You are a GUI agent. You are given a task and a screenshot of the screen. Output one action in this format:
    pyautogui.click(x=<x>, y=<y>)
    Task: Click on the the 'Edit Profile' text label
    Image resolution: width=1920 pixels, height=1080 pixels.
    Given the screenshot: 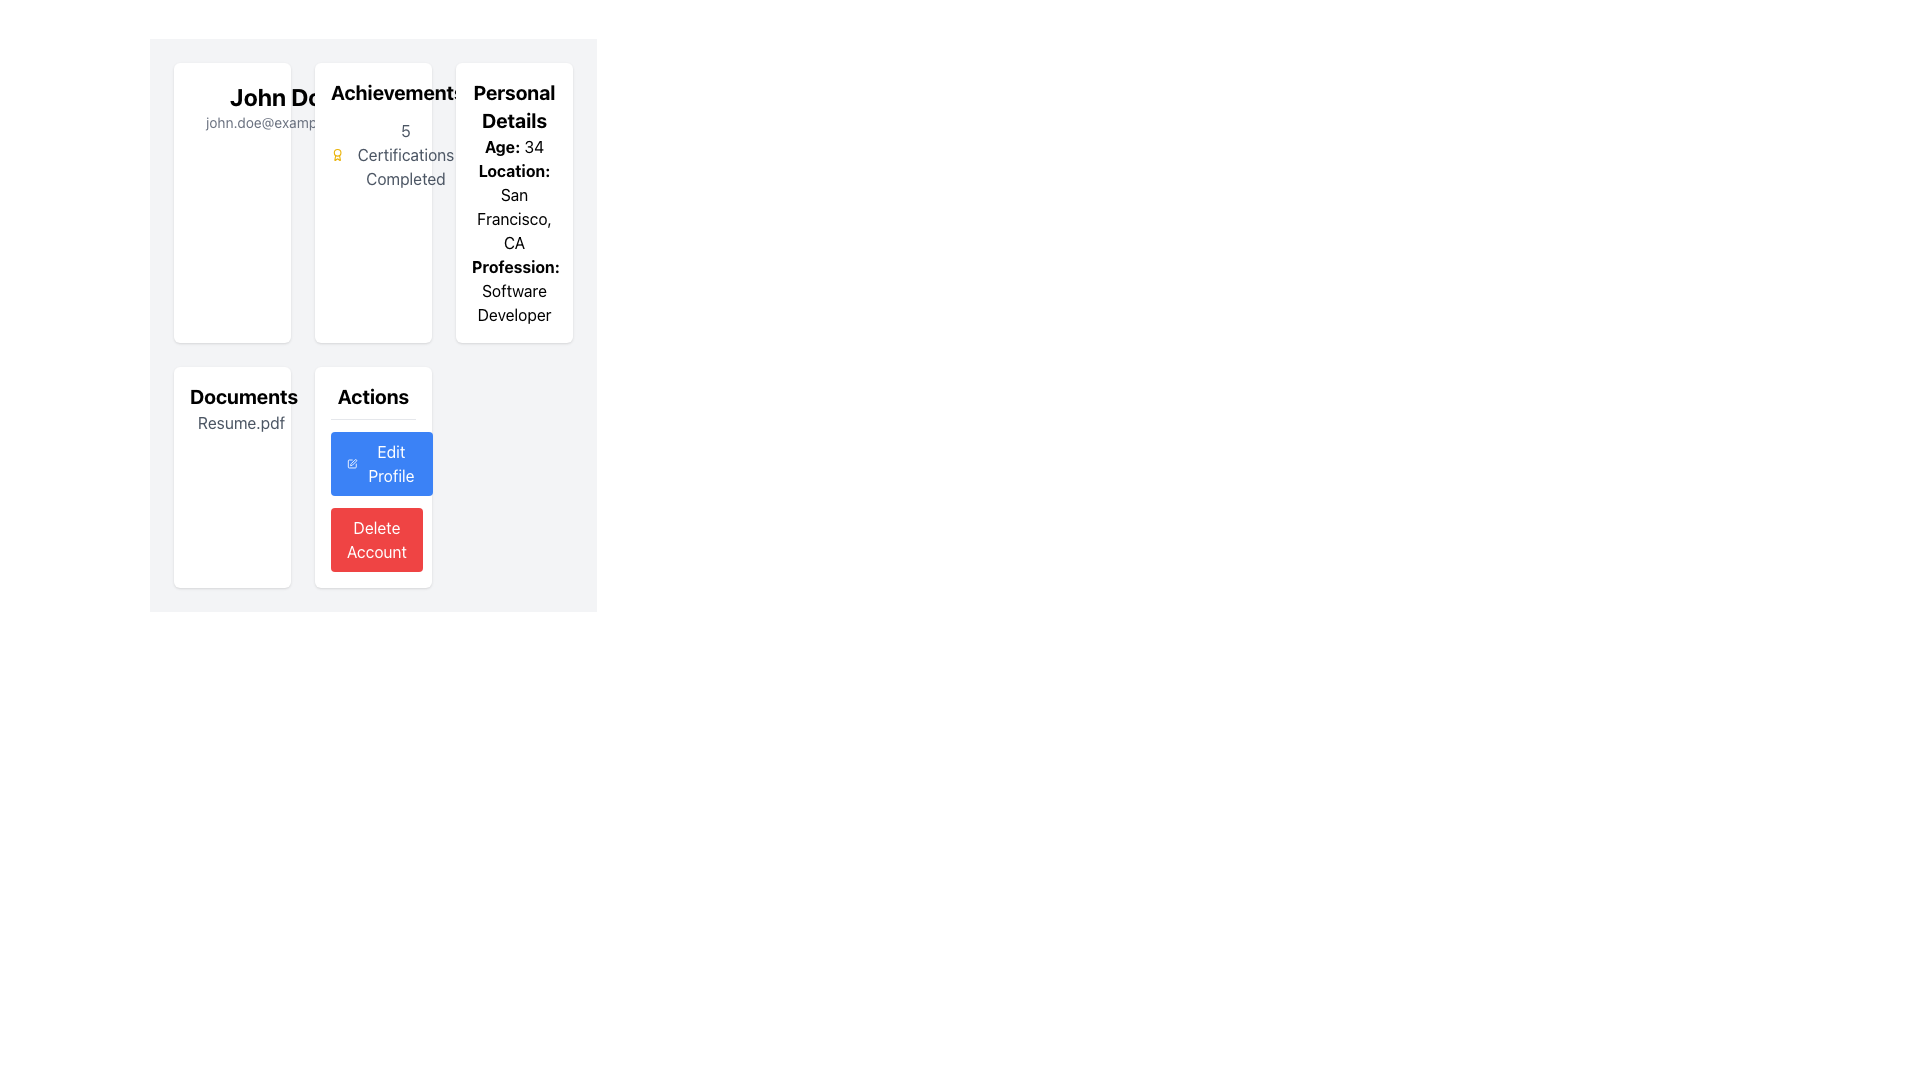 What is the action you would take?
    pyautogui.click(x=391, y=463)
    